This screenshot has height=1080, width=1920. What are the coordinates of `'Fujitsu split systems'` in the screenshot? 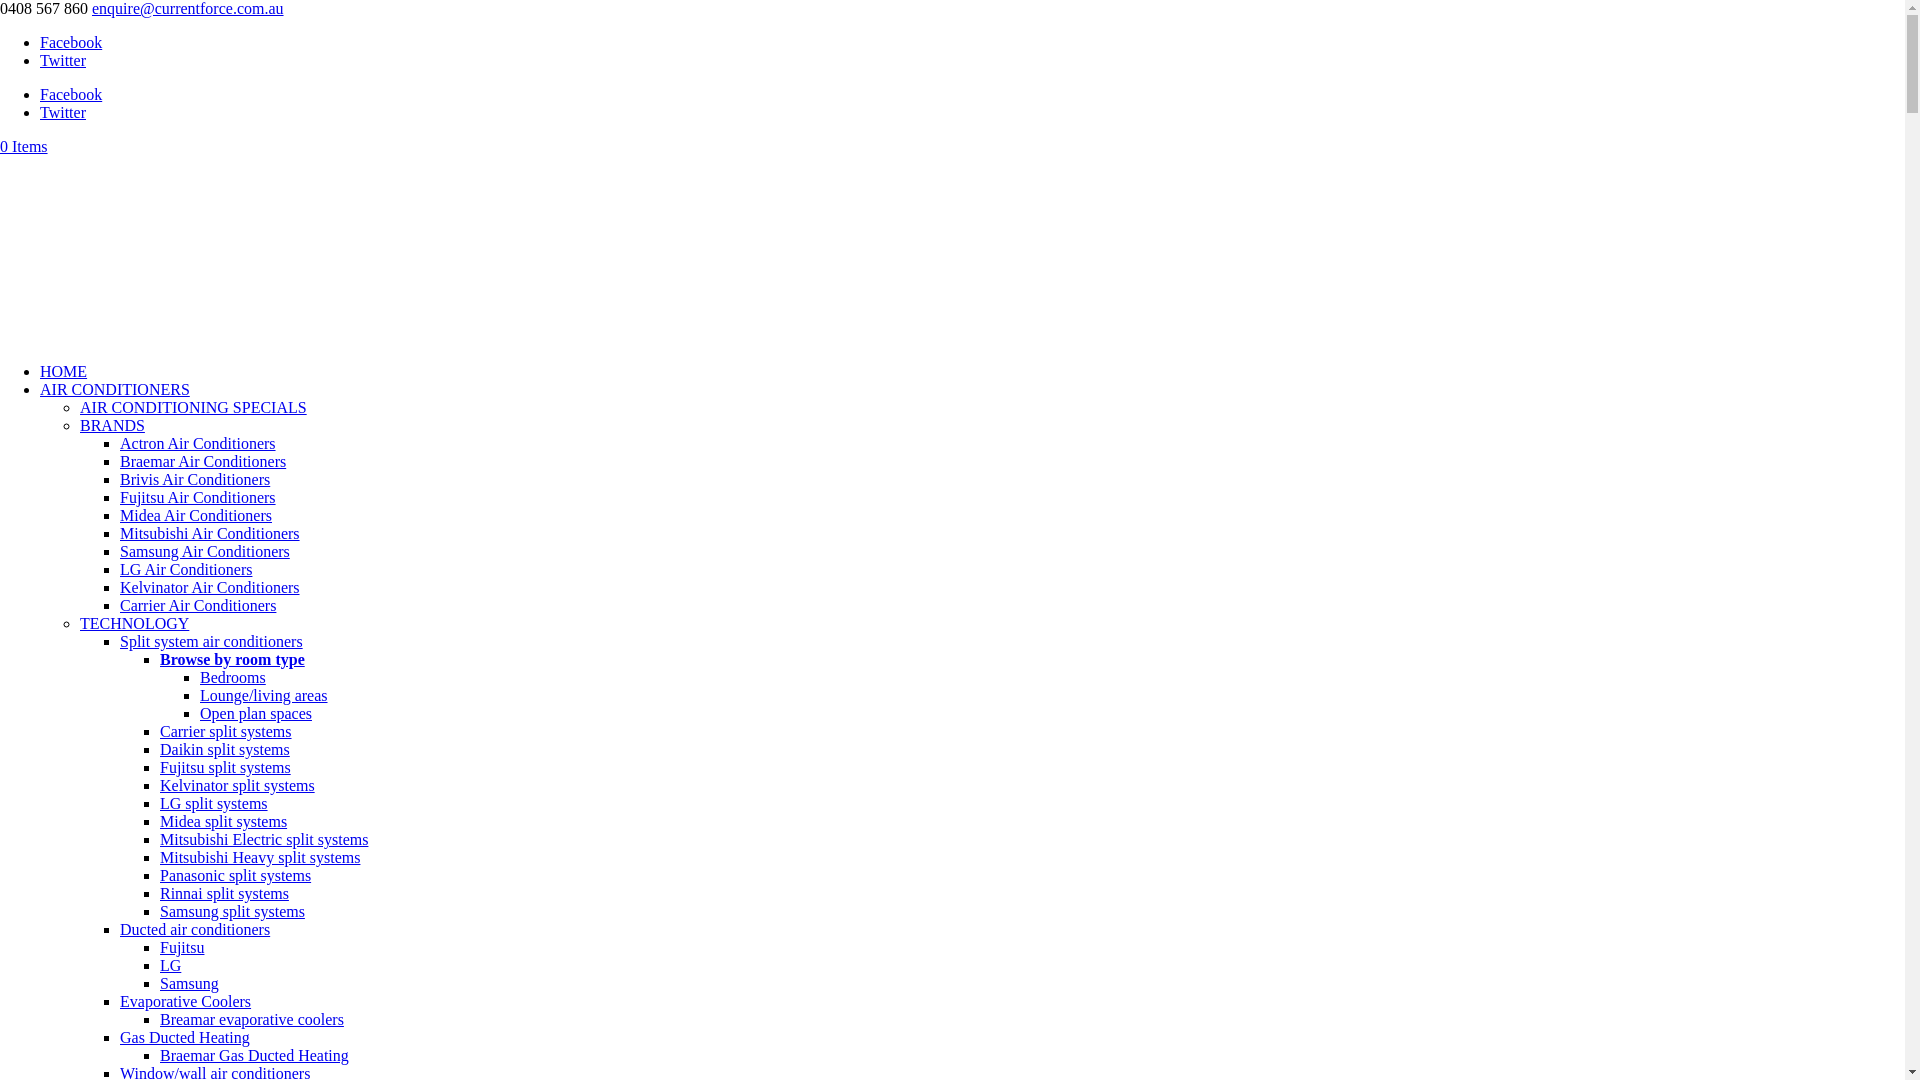 It's located at (225, 766).